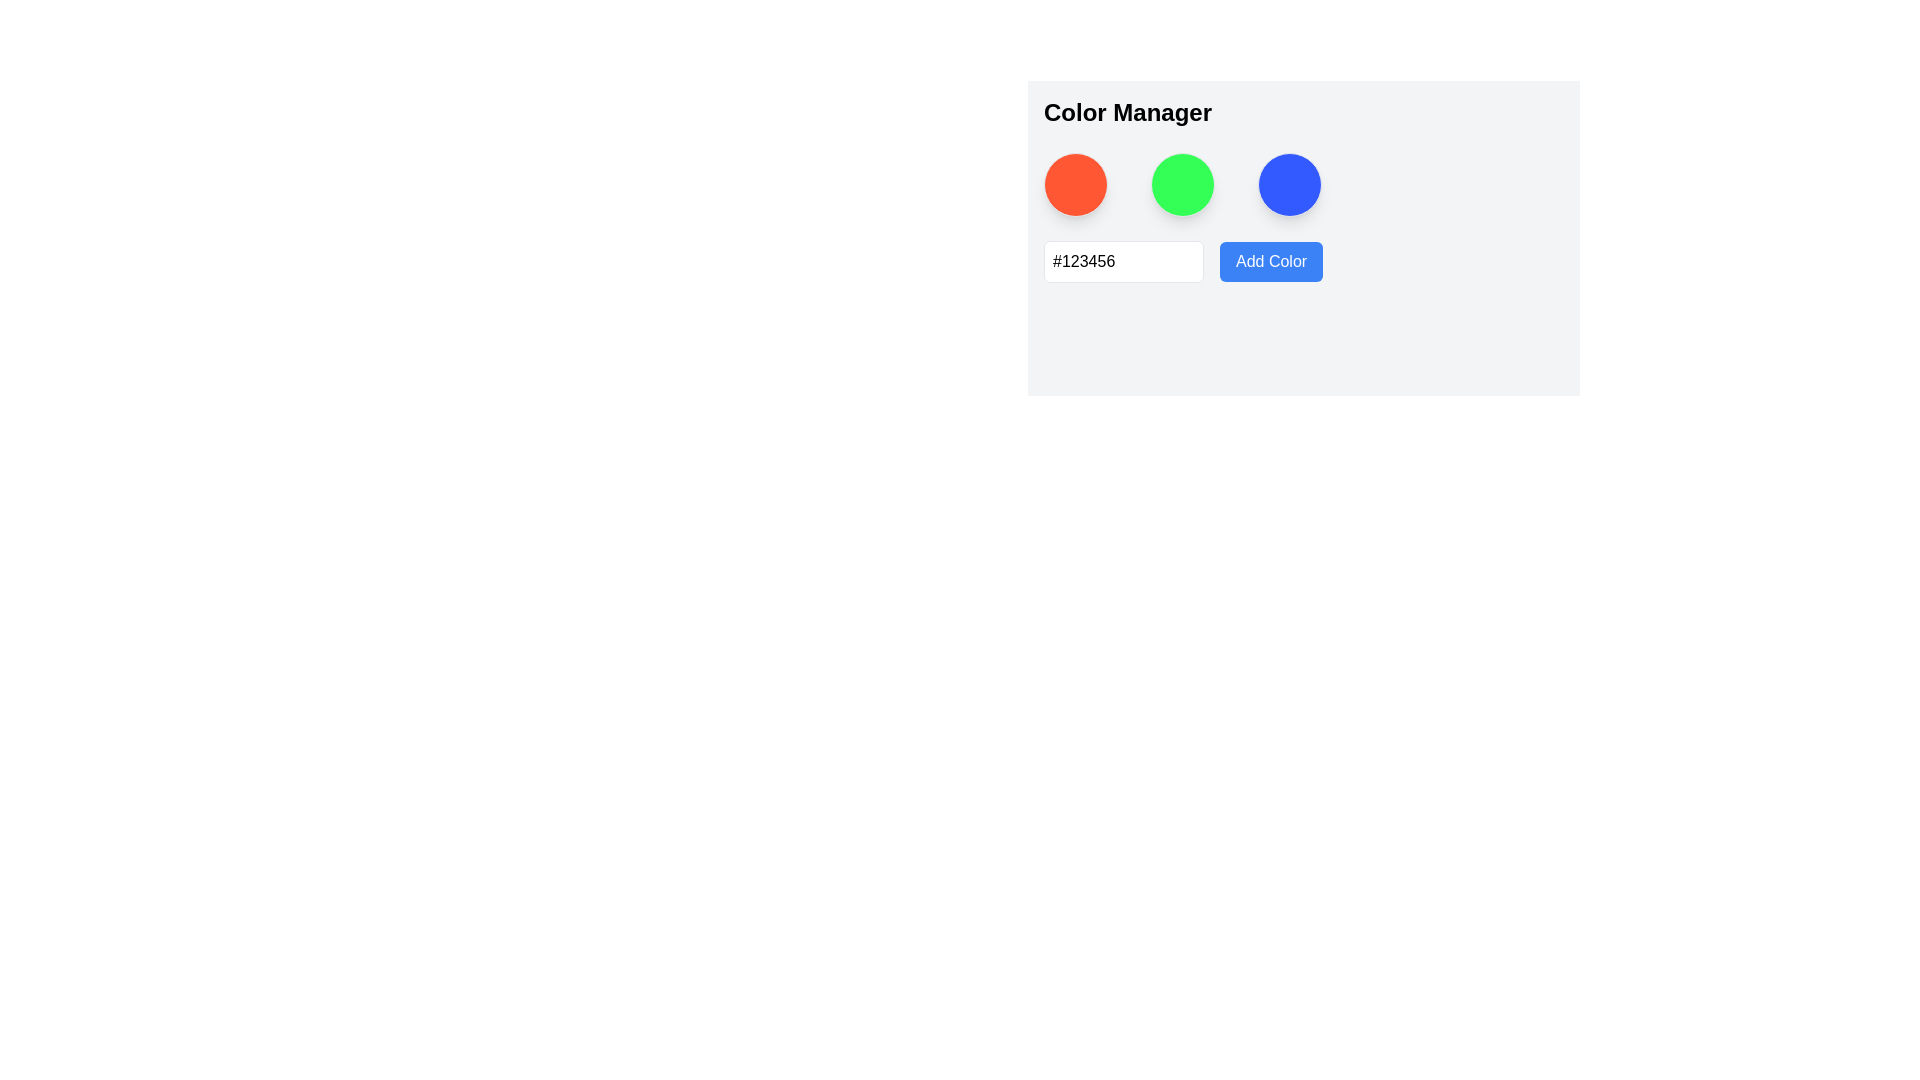 This screenshot has width=1920, height=1080. What do you see at coordinates (1270, 261) in the screenshot?
I see `the button that adds the color entered in the adjacent text input field` at bounding box center [1270, 261].